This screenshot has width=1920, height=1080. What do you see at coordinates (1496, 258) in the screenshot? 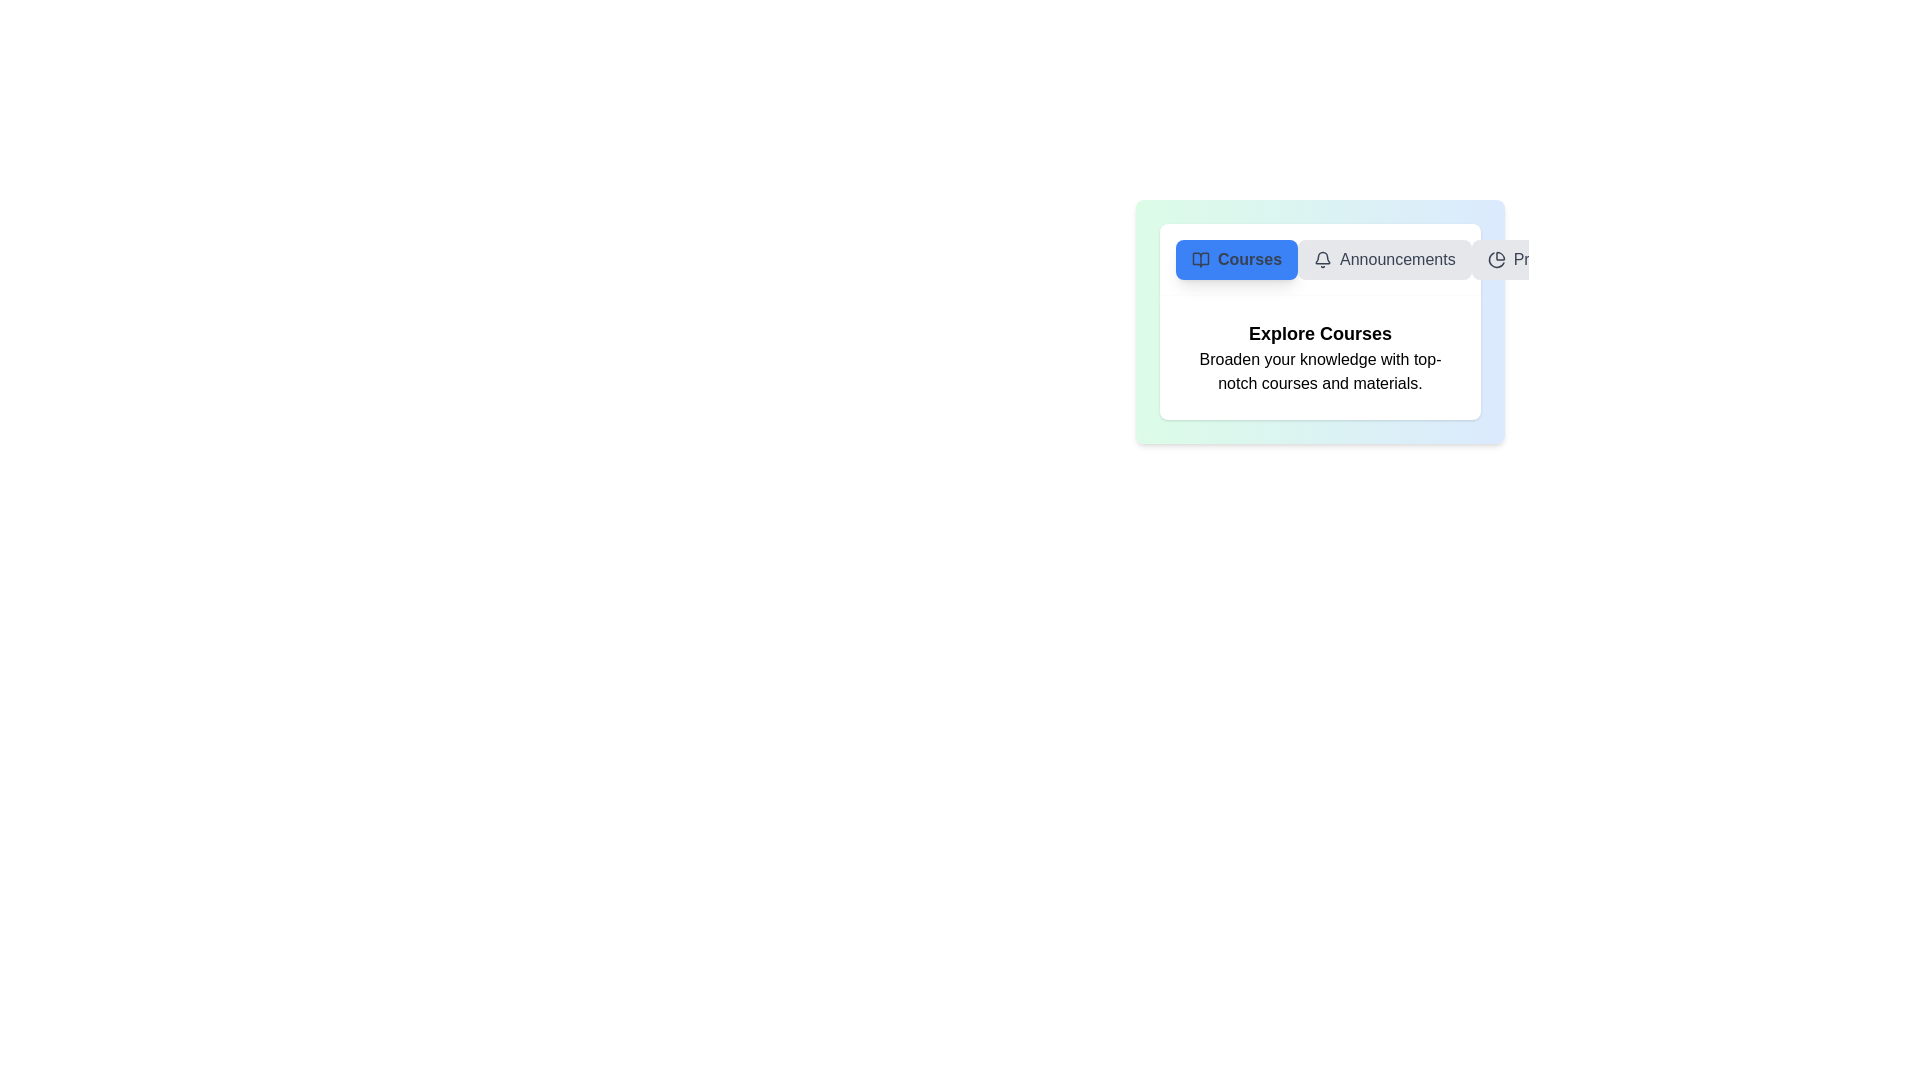
I see `the decorative icon representing 'Progress' located within the 'Progress' button, positioned to the left of the button's text` at bounding box center [1496, 258].